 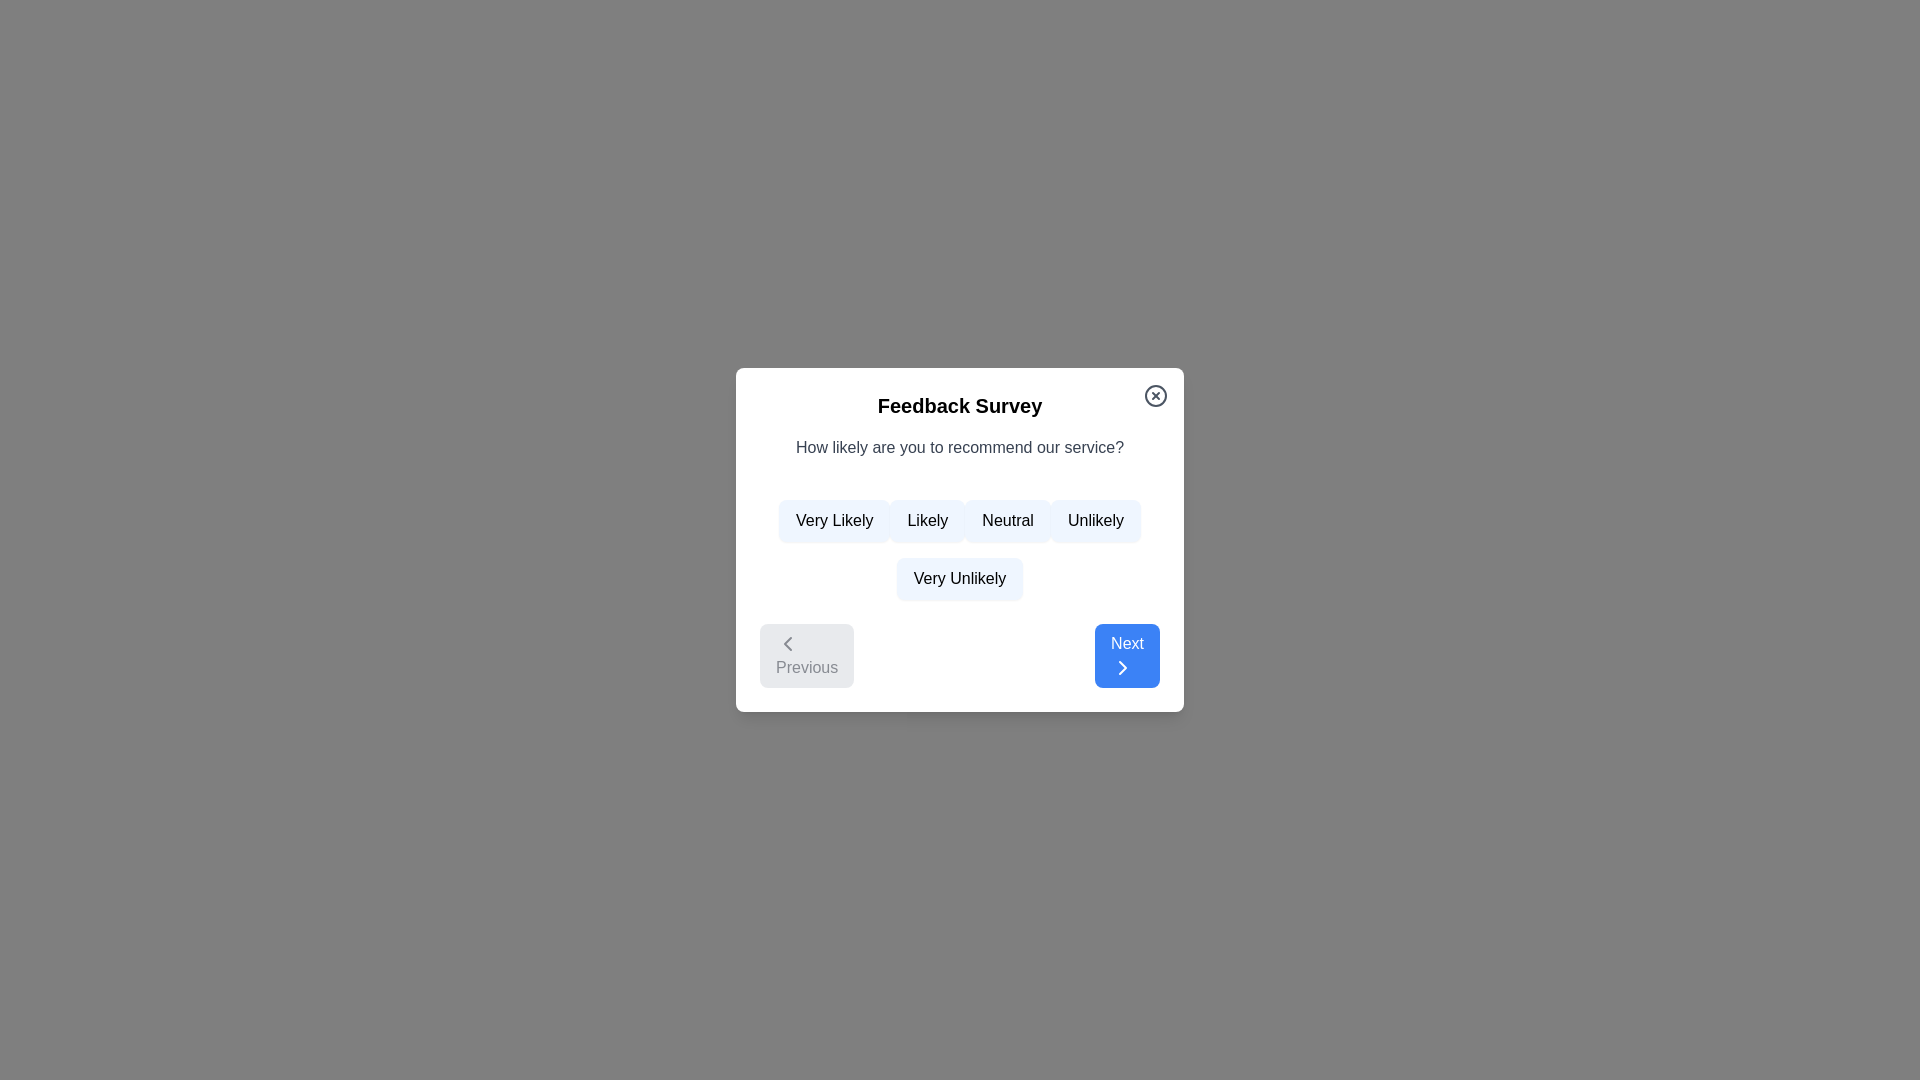 What do you see at coordinates (1094, 519) in the screenshot?
I see `the 'Unlikely' button in the feedback survey dialog` at bounding box center [1094, 519].